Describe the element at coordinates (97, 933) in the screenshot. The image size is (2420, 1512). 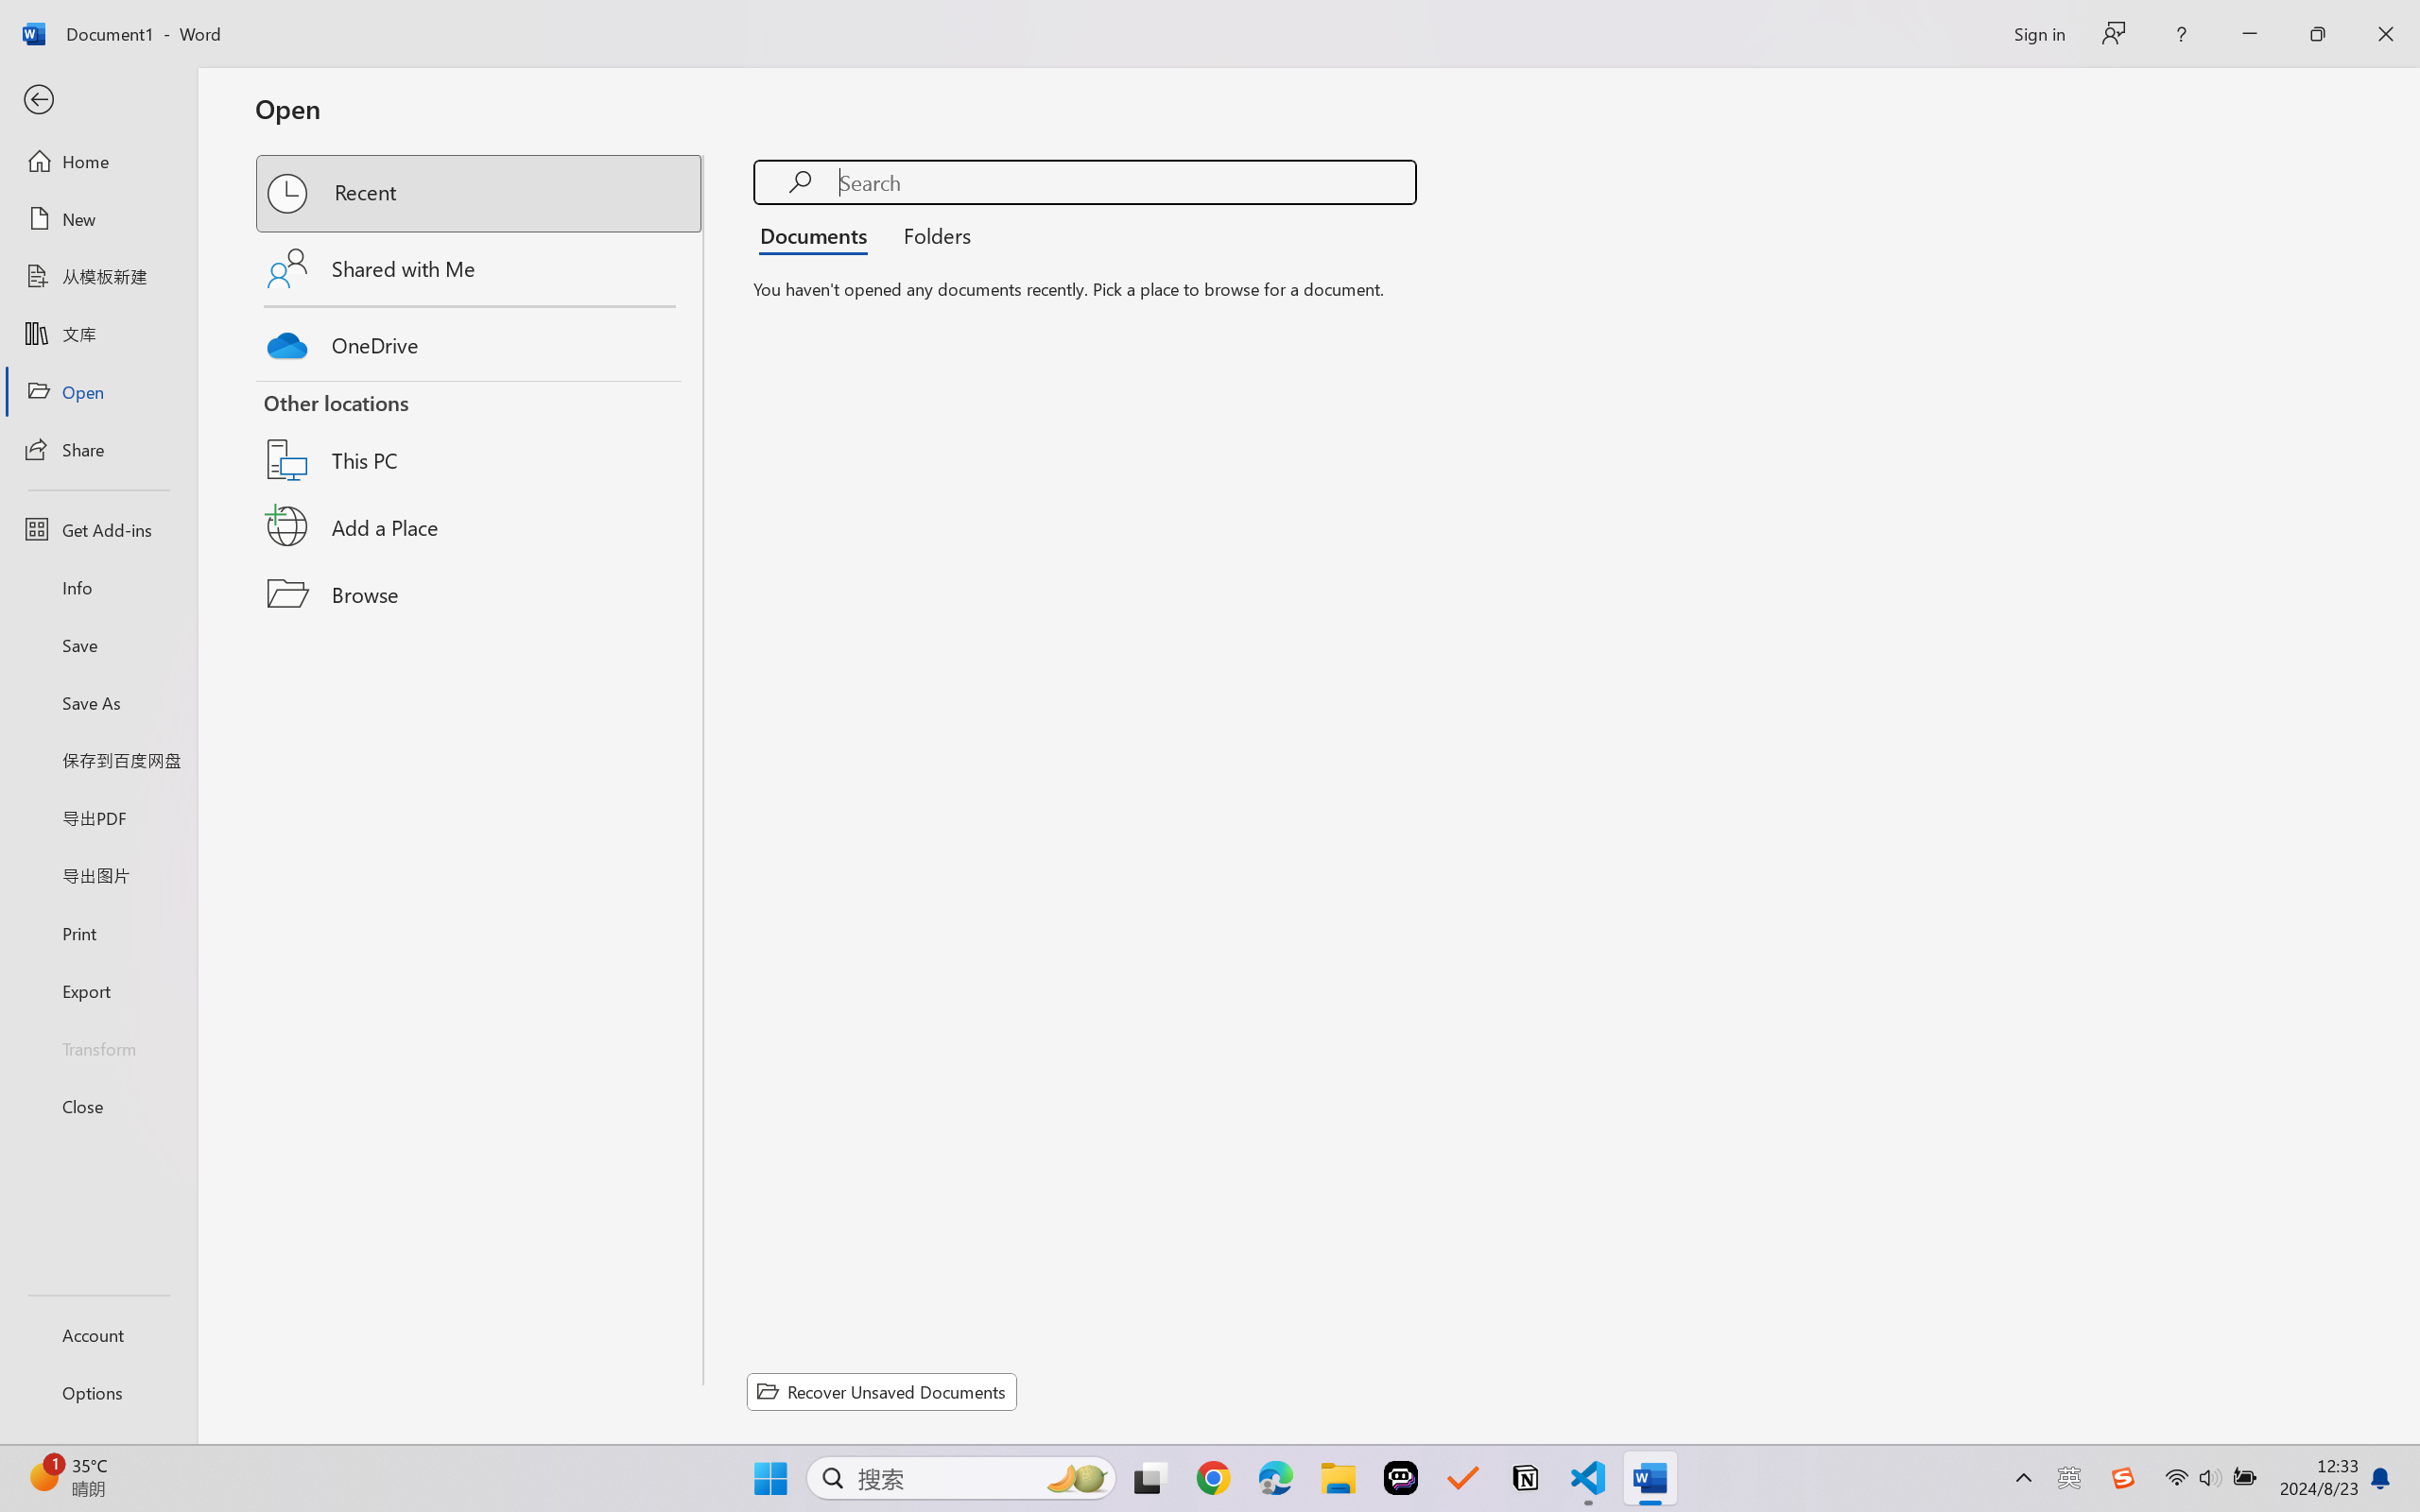
I see `'Print'` at that location.